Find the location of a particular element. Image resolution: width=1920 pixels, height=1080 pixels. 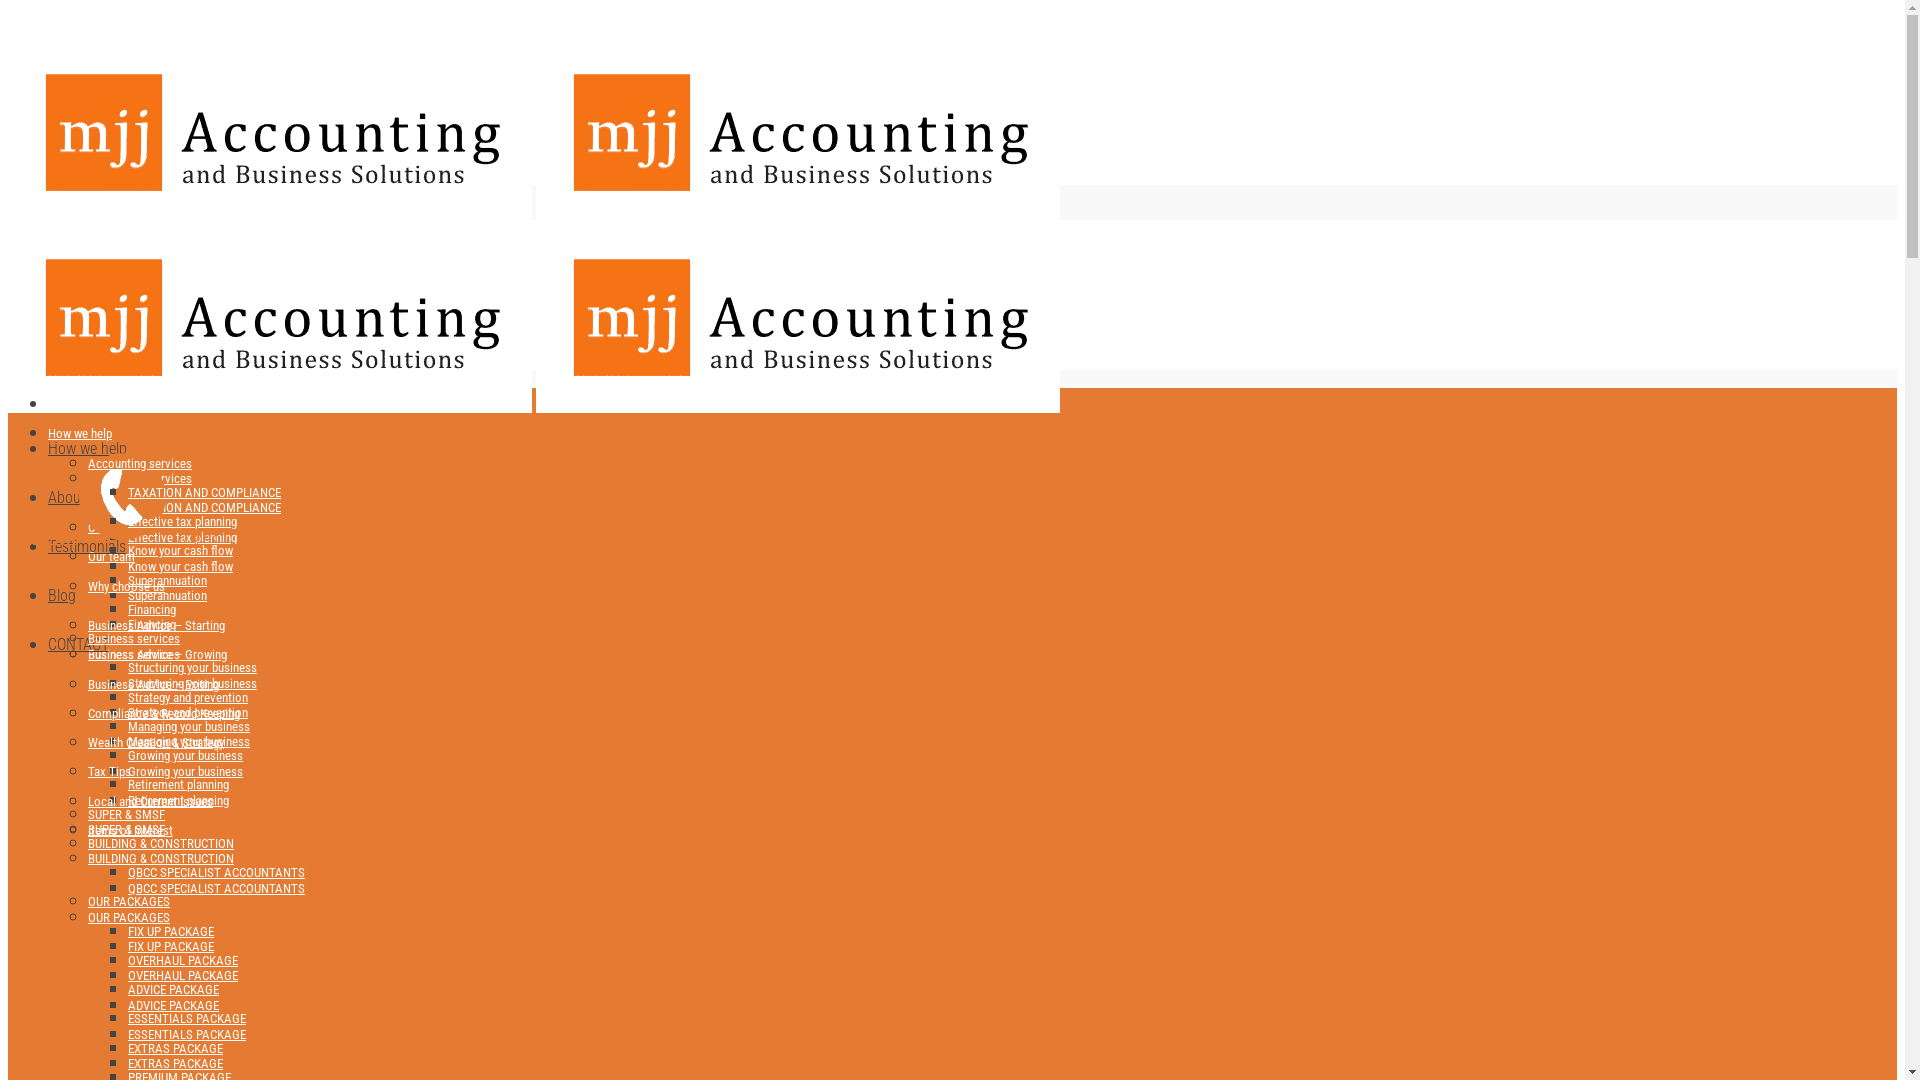

'REQUEST A QUOTE' is located at coordinates (8, 349).